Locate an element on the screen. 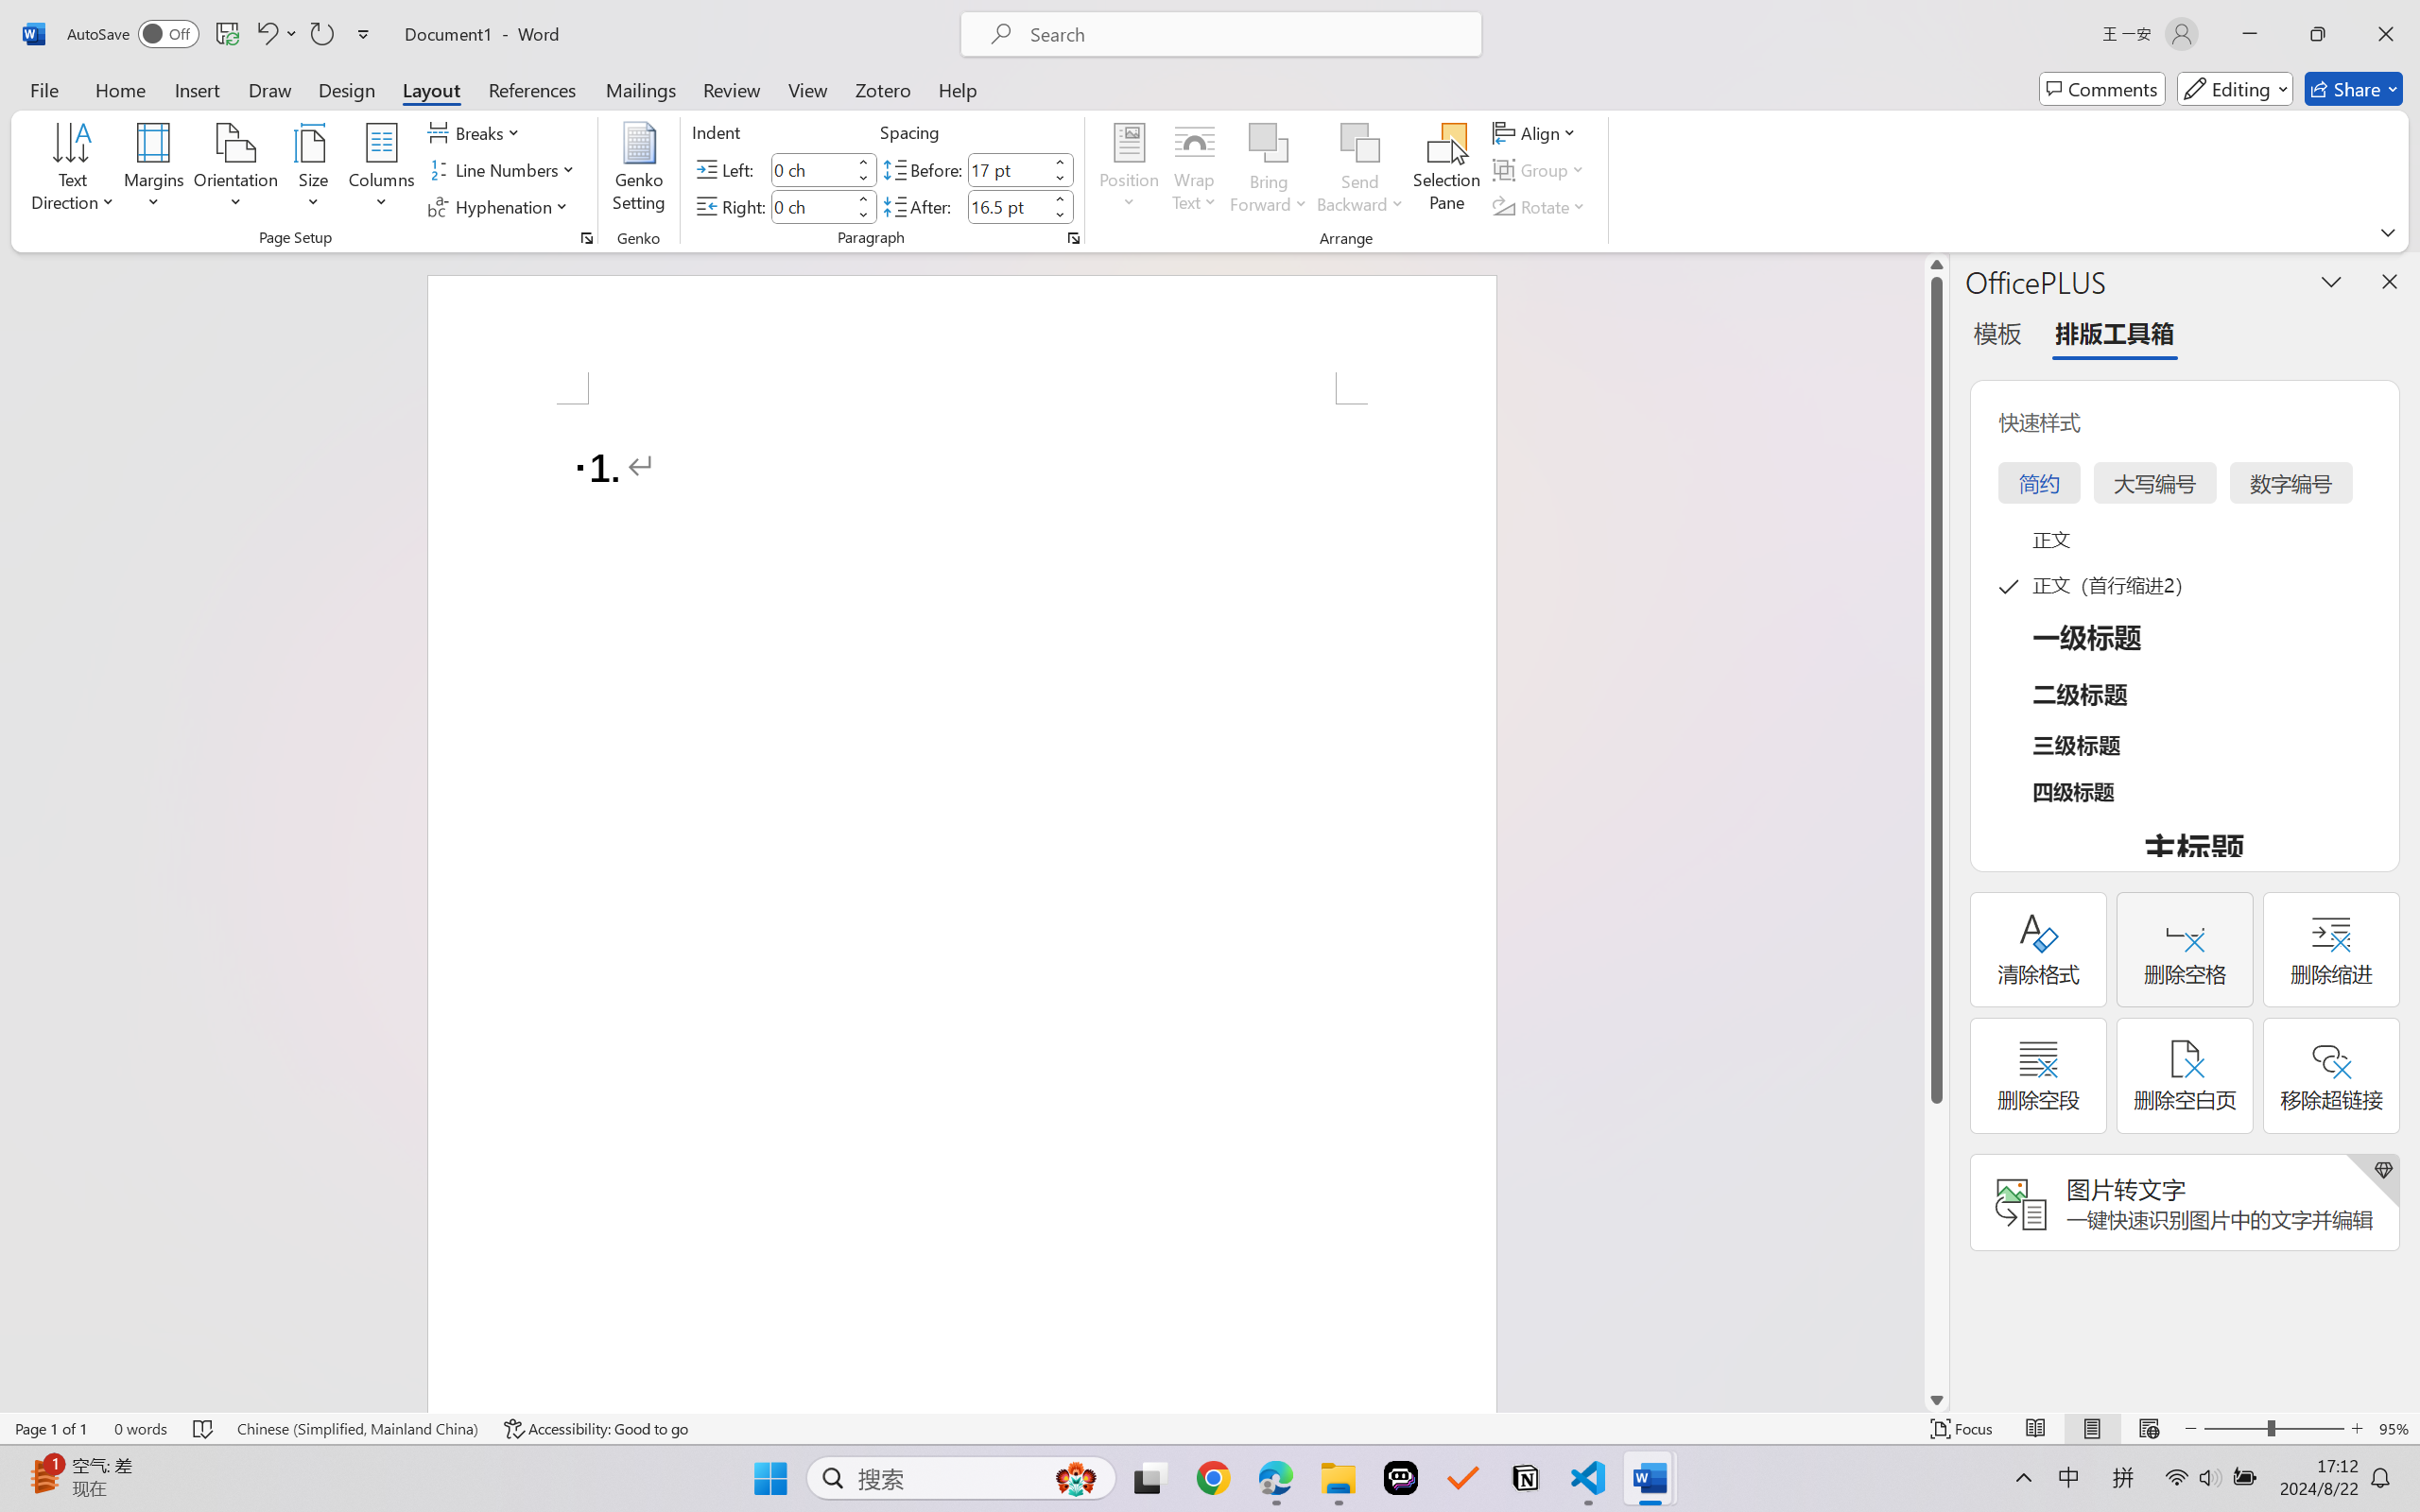 Image resolution: width=2420 pixels, height=1512 pixels. 'Bring Forward' is located at coordinates (1269, 170).